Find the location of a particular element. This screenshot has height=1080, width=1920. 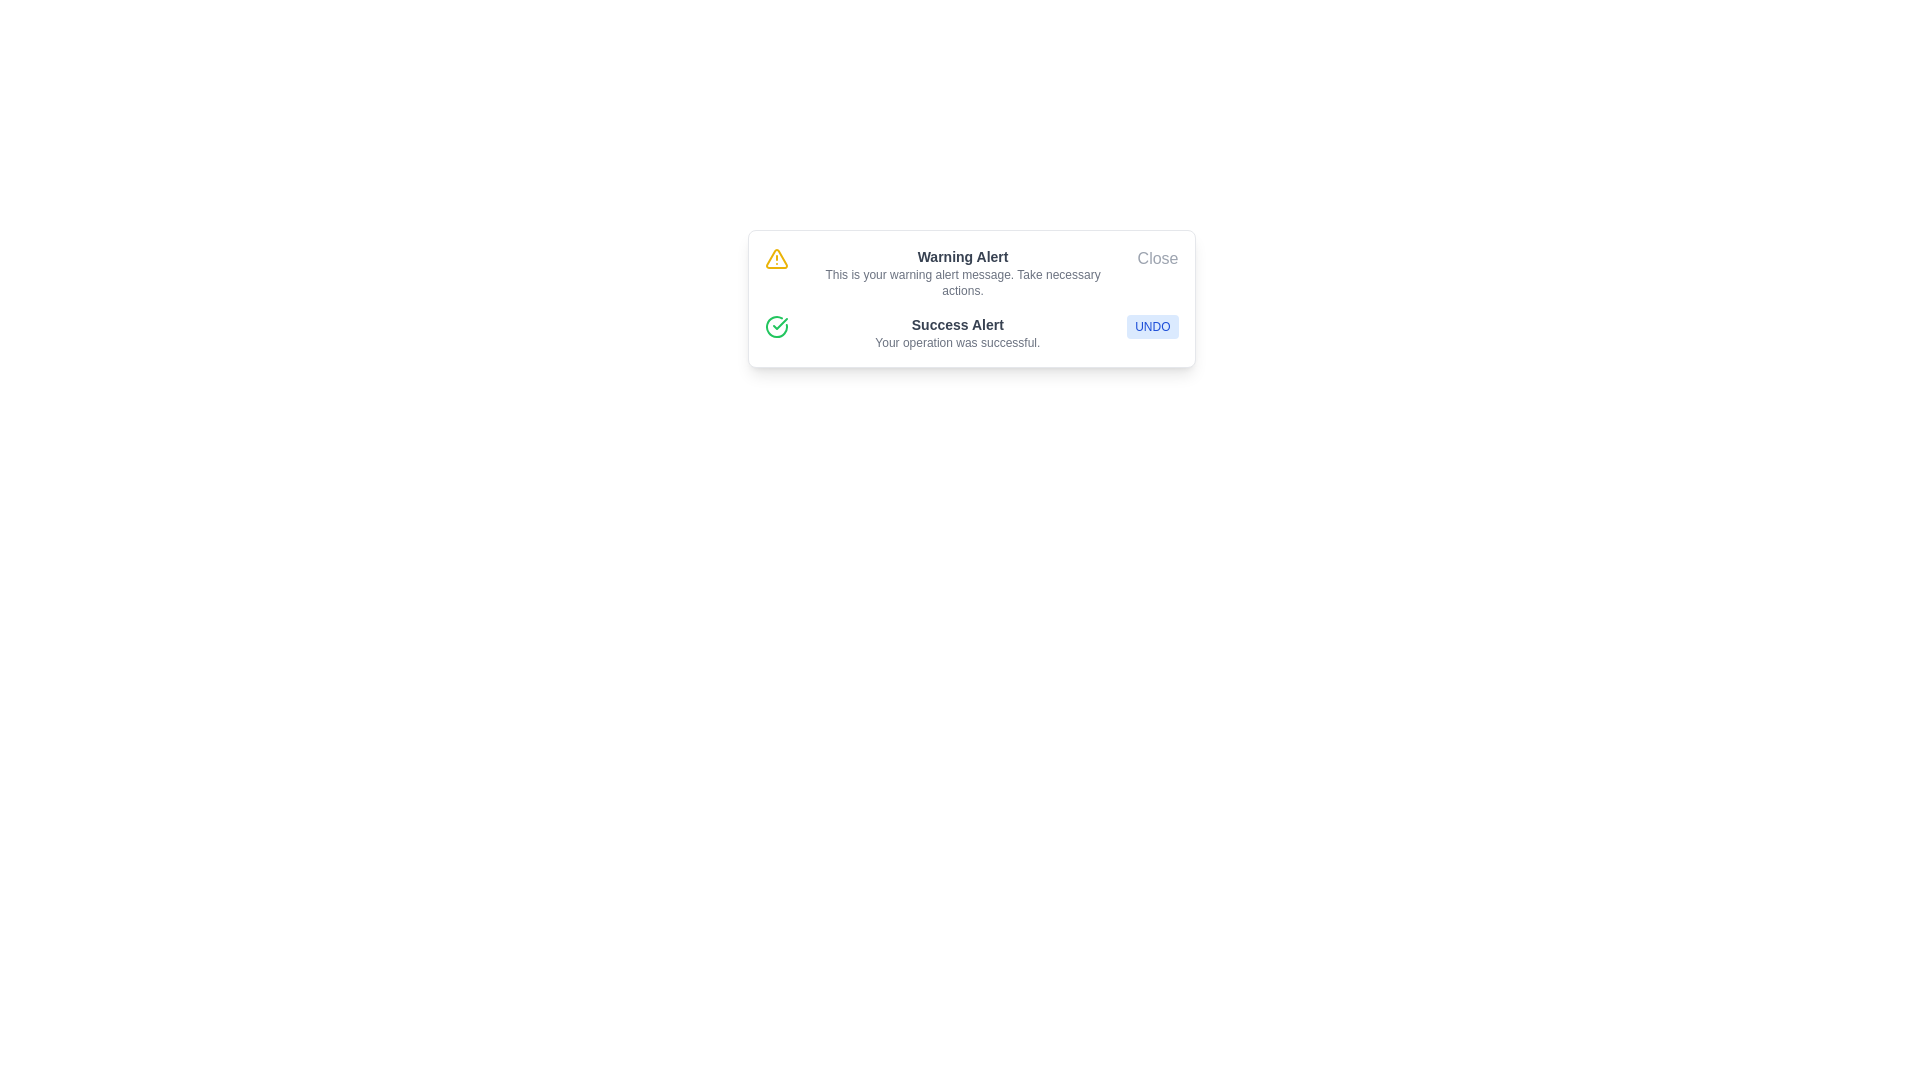

text snippet styled in small gray font that displays the message 'Your operation was successful.' located below the 'Success Alert' title in the notification card is located at coordinates (956, 342).